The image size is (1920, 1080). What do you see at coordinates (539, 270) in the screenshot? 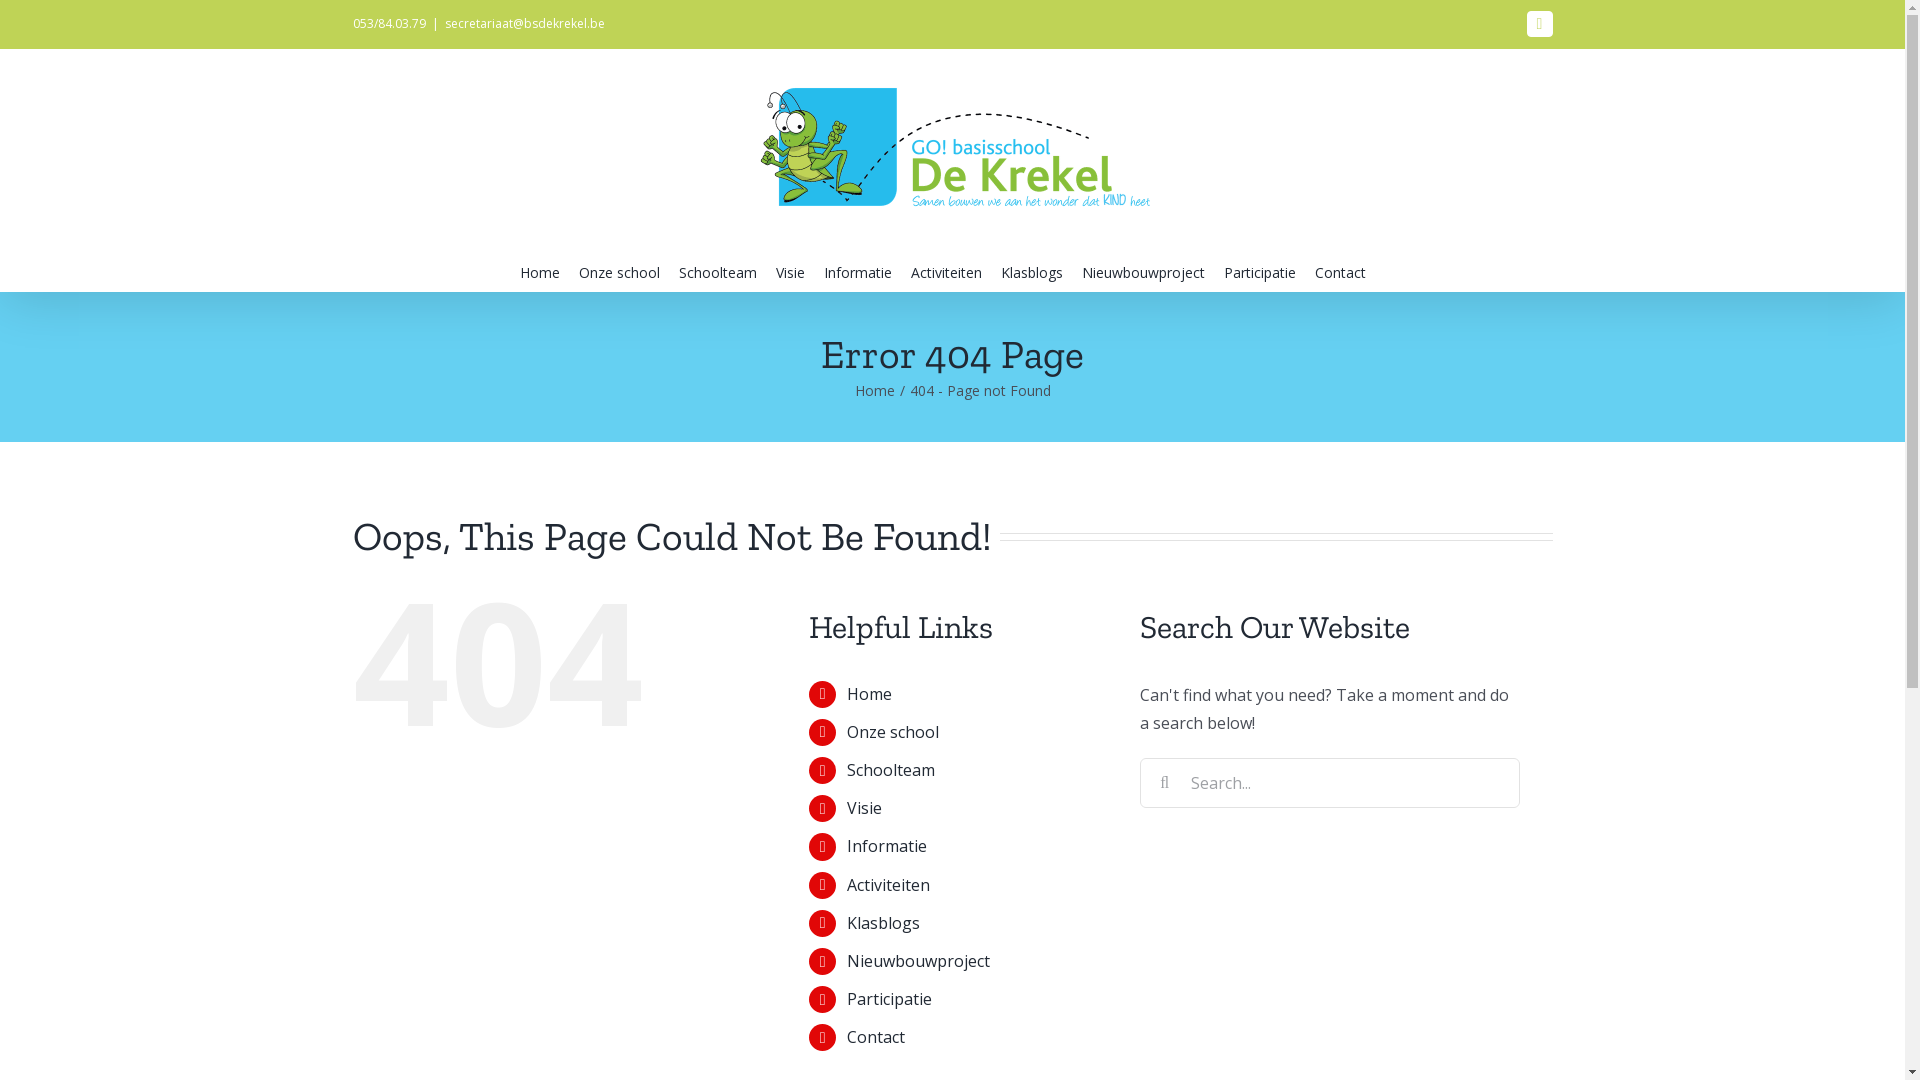
I see `'Home'` at bounding box center [539, 270].